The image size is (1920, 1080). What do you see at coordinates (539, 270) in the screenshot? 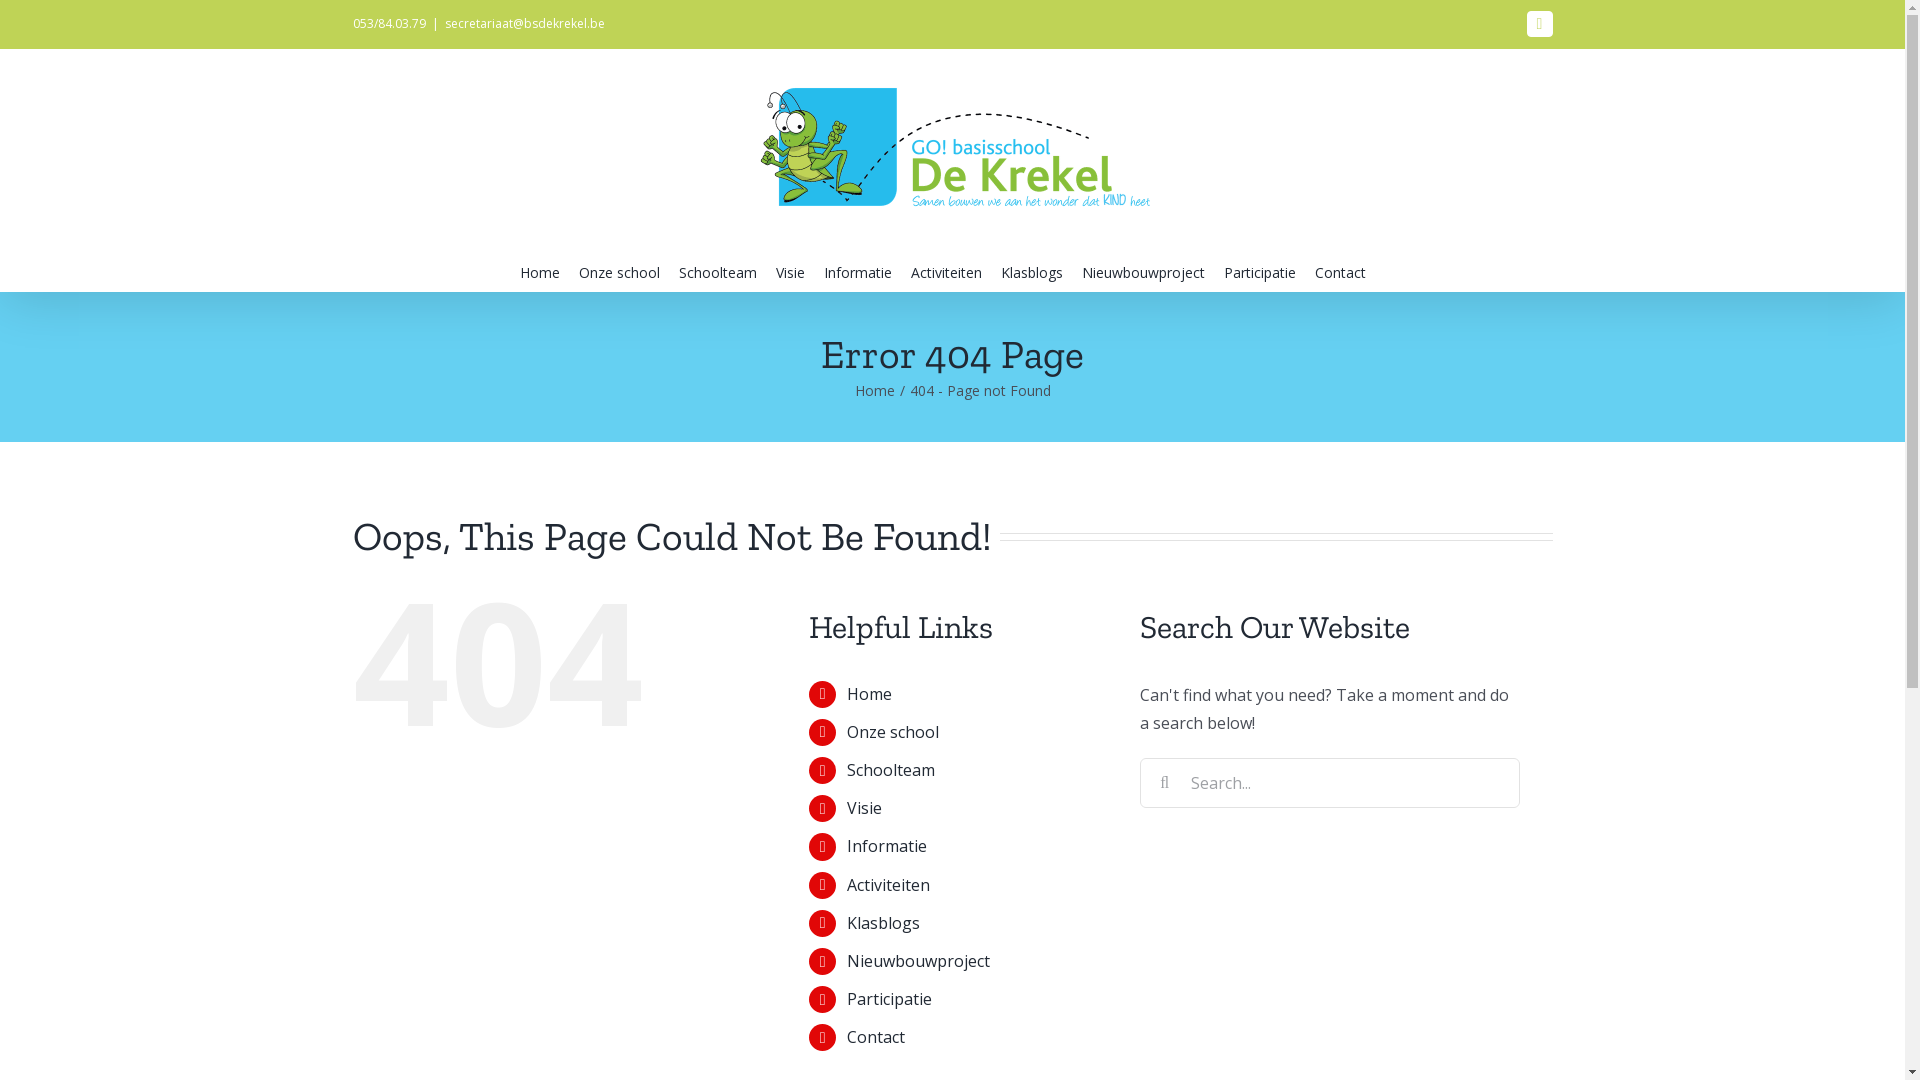
I see `'Home'` at bounding box center [539, 270].